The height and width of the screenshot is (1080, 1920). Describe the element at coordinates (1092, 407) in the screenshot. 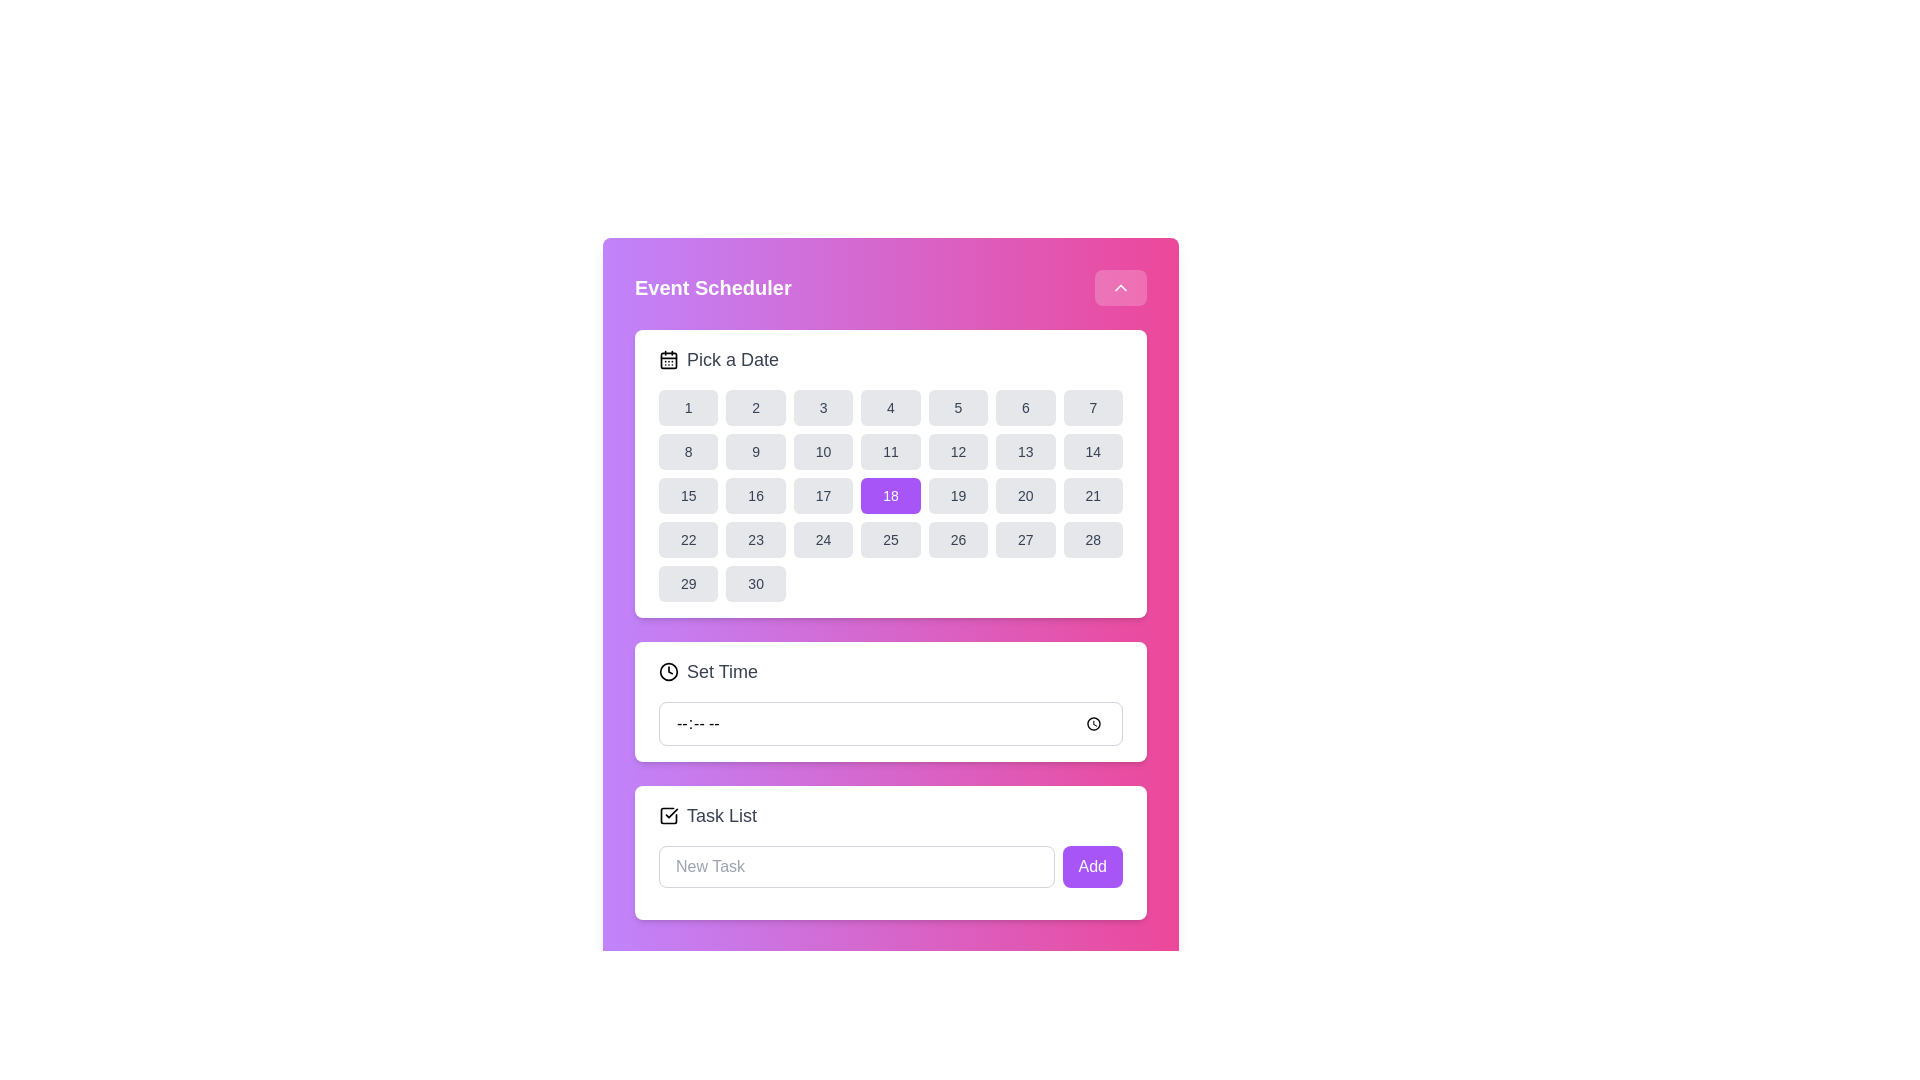

I see `the button representing the seventh day of the month in the 'Pick a Date' calendar selector of the 'Event Scheduler' interface` at that location.